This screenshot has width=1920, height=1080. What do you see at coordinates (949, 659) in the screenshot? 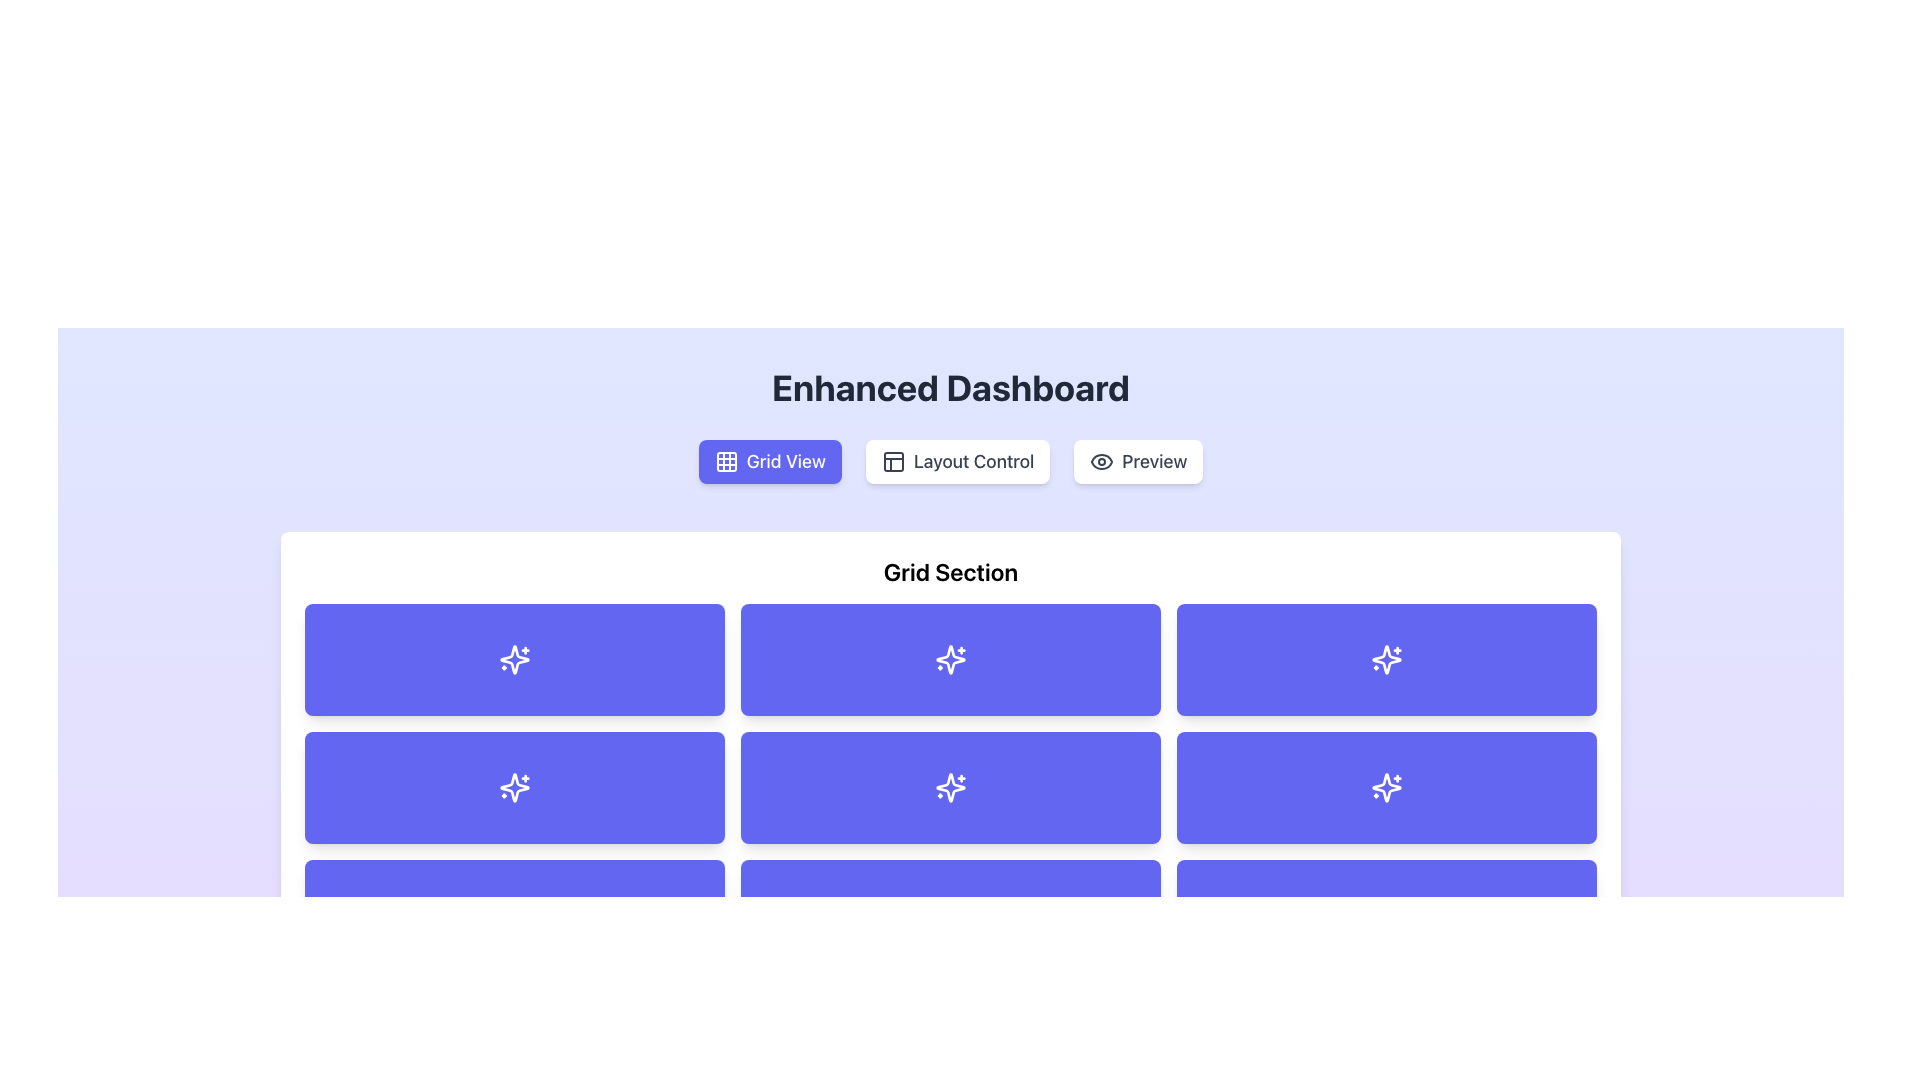
I see `the decorative icon located within the centered grid layout section beneath the heading 'Grid Section'` at bounding box center [949, 659].